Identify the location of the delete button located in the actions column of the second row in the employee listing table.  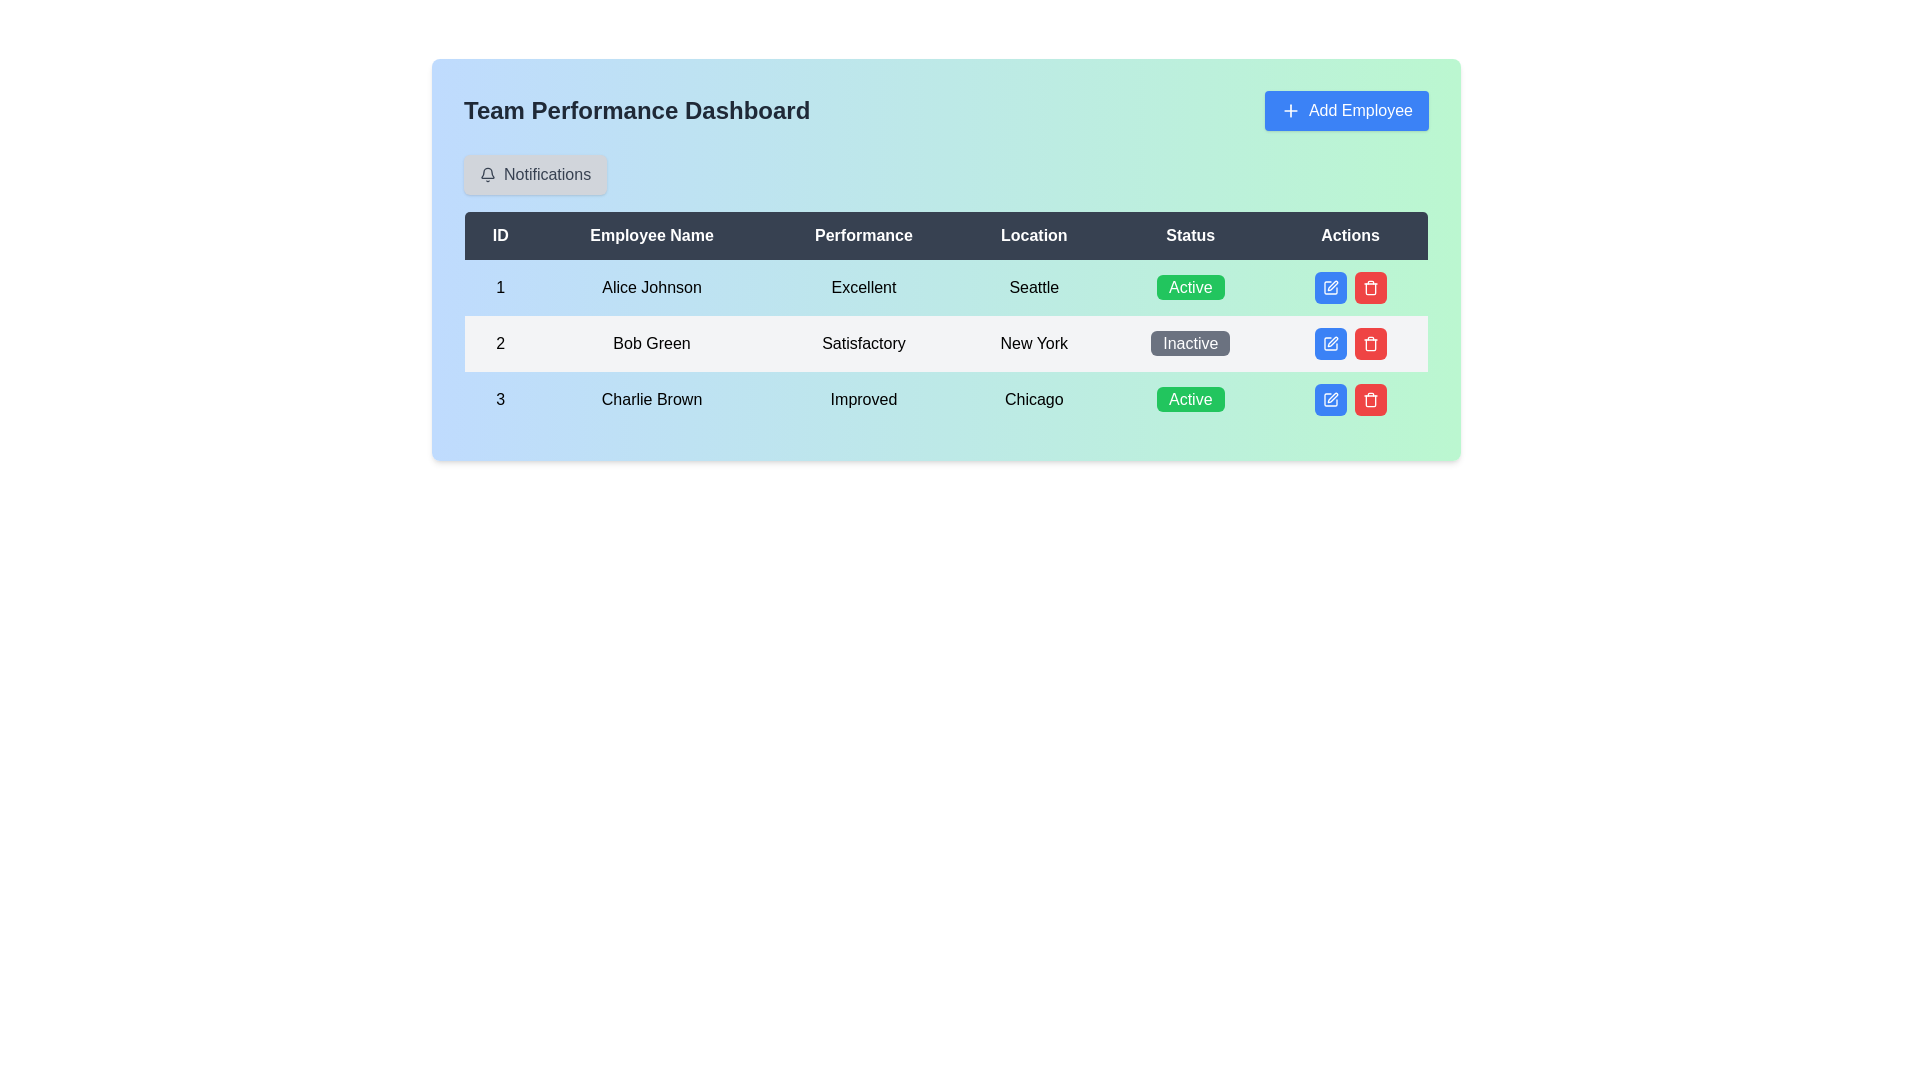
(1369, 400).